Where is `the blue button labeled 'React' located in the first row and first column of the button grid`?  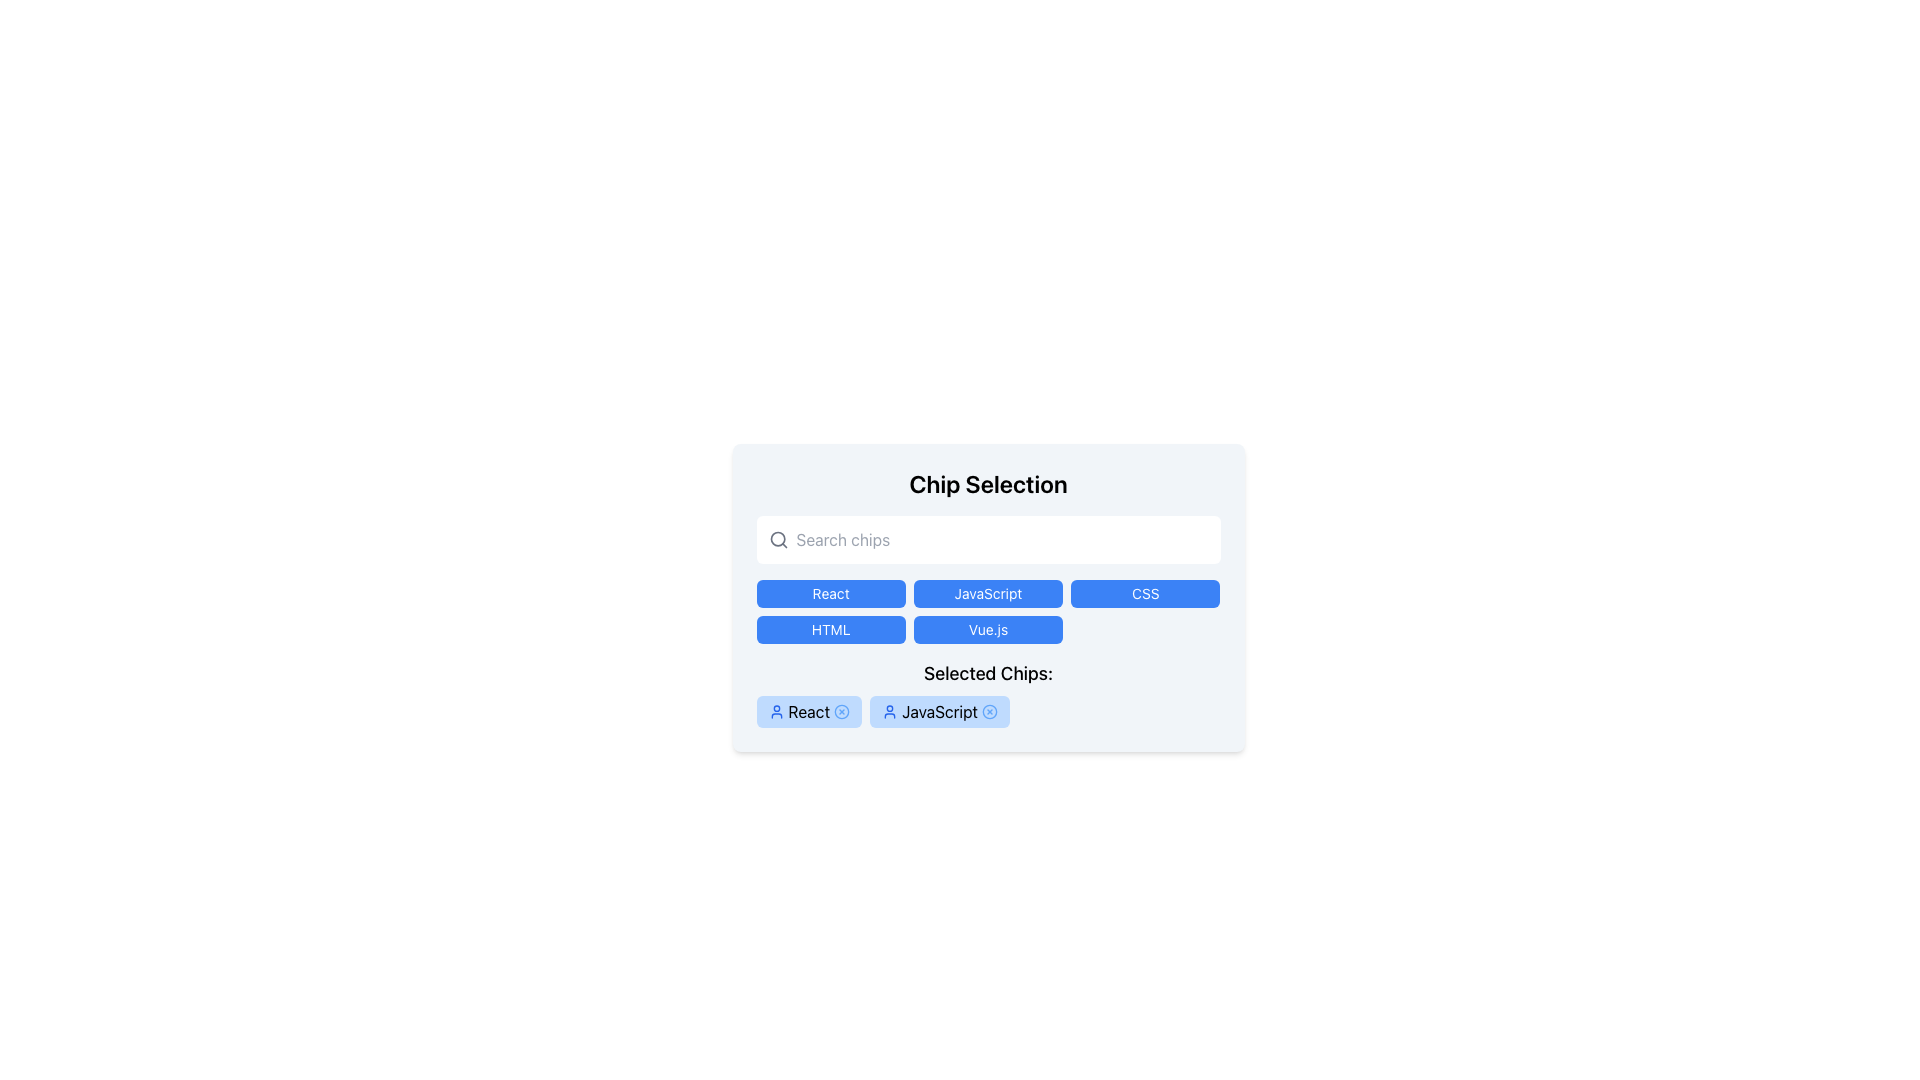 the blue button labeled 'React' located in the first row and first column of the button grid is located at coordinates (831, 593).